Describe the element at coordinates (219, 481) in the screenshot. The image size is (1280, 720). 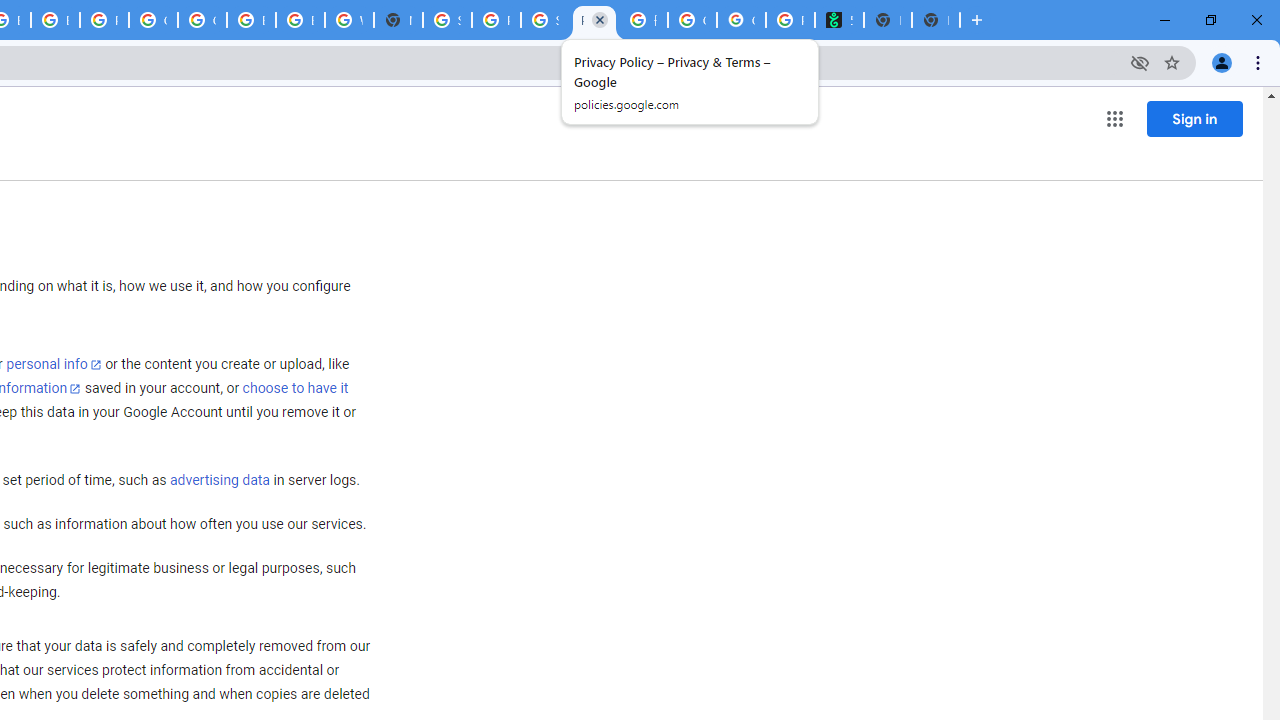
I see `'advertising data'` at that location.